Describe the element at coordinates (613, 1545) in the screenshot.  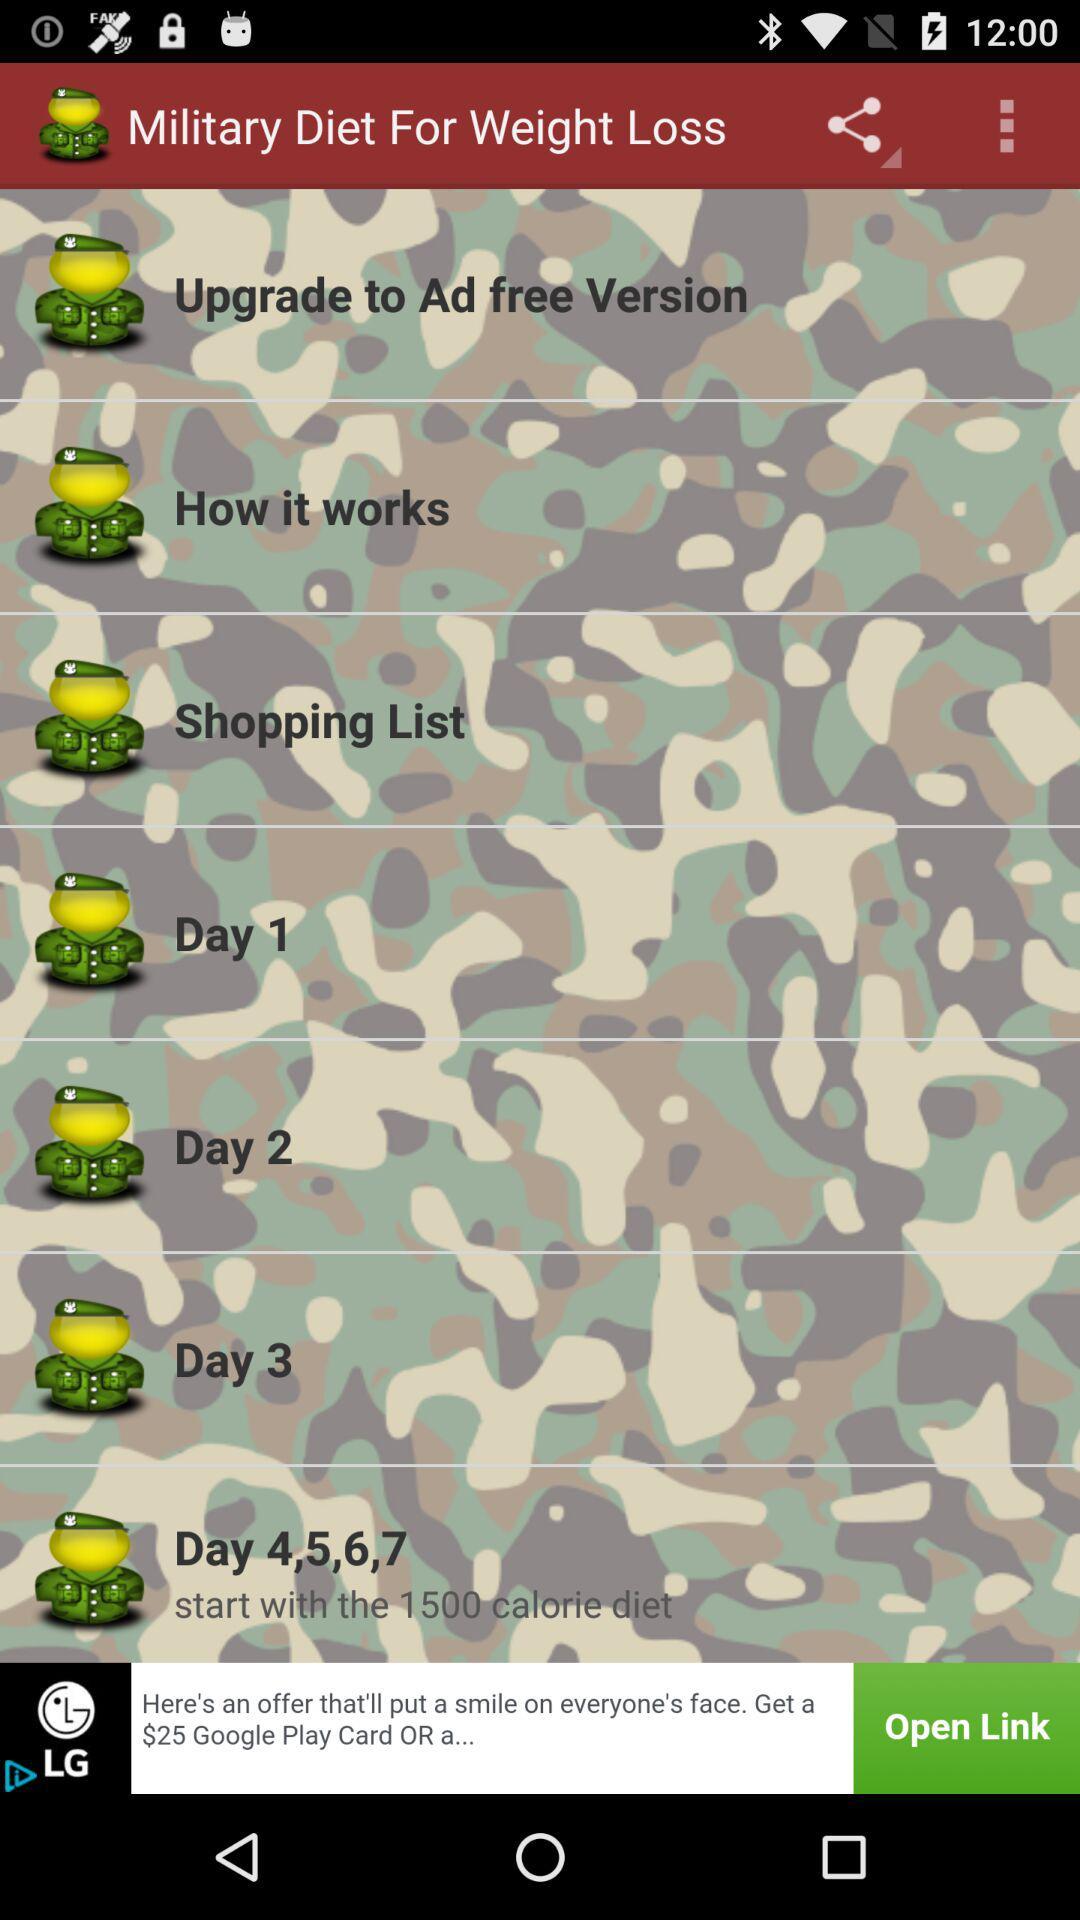
I see `icon below the day 3 icon` at that location.